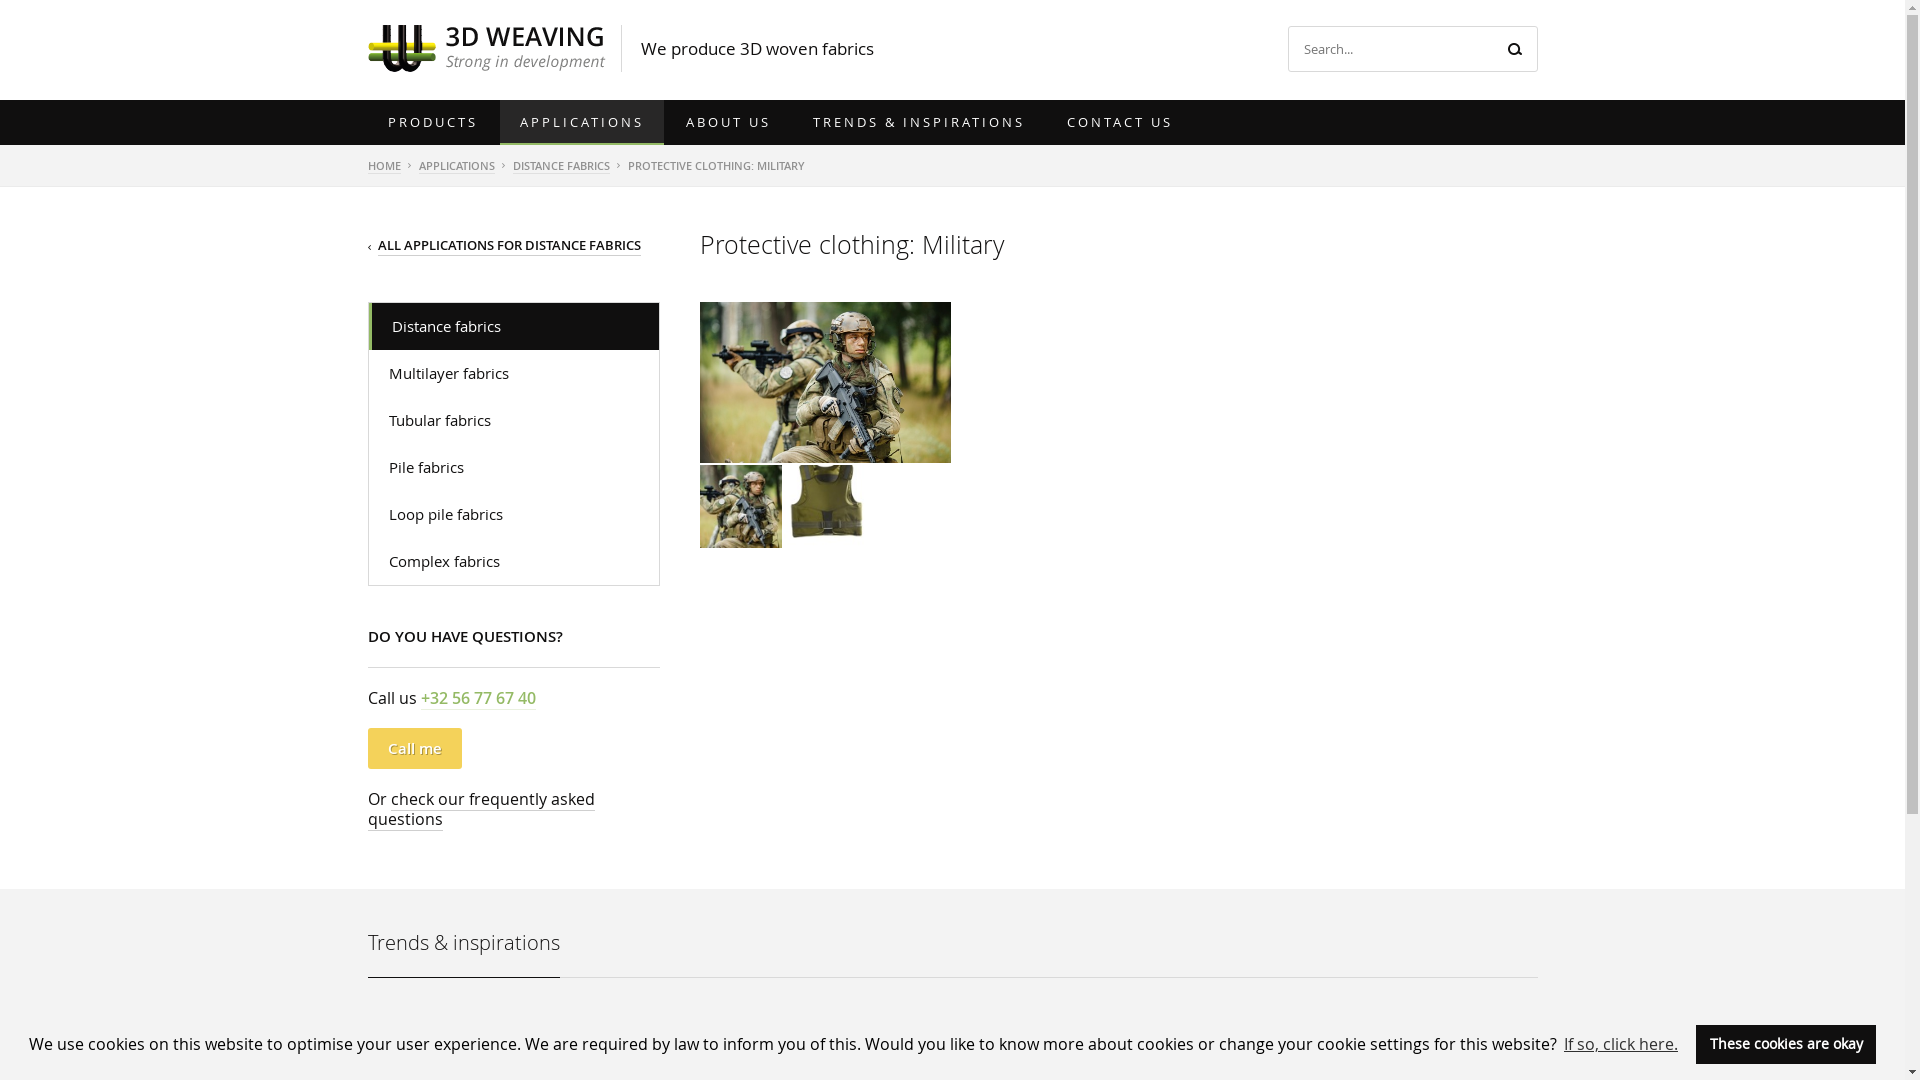  I want to click on 'TRENDS & INSPIRATIONS', so click(916, 122).